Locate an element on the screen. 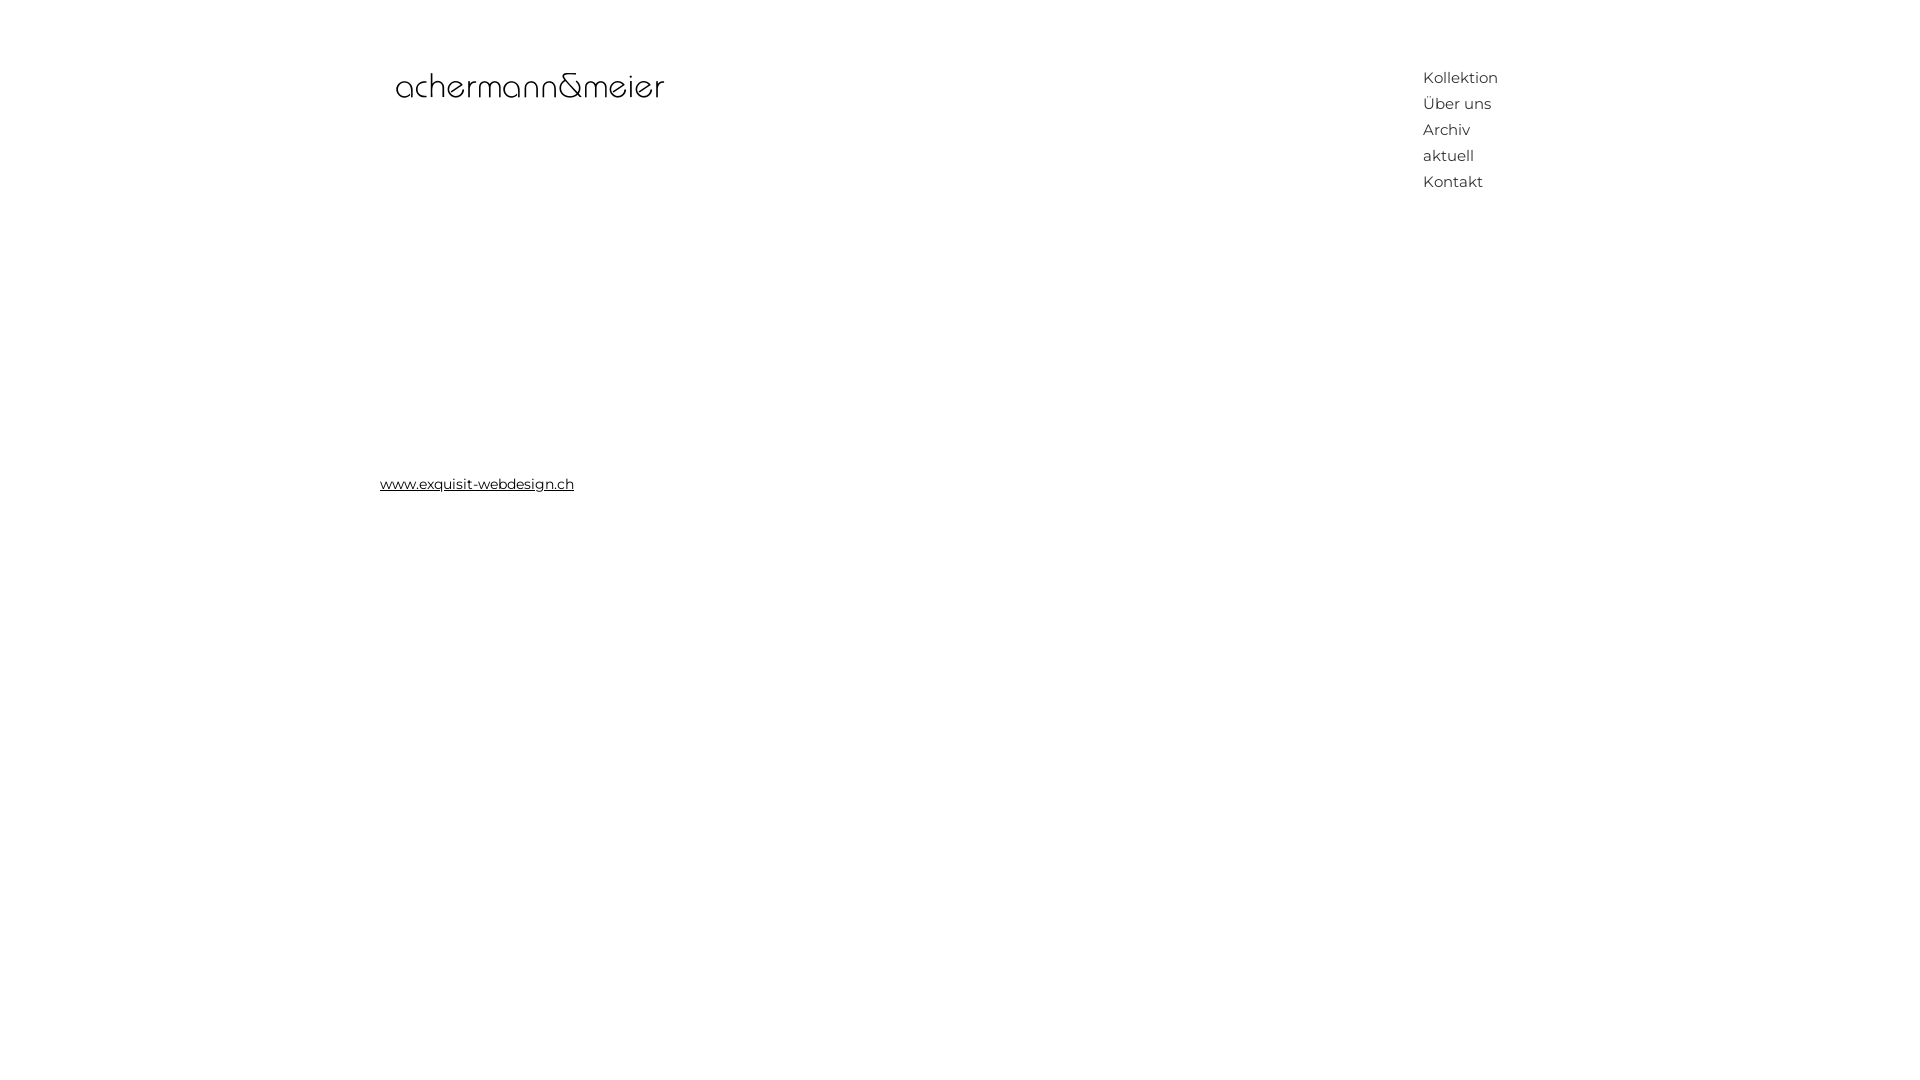 Image resolution: width=1920 pixels, height=1080 pixels. 'Archiv' is located at coordinates (1462, 130).